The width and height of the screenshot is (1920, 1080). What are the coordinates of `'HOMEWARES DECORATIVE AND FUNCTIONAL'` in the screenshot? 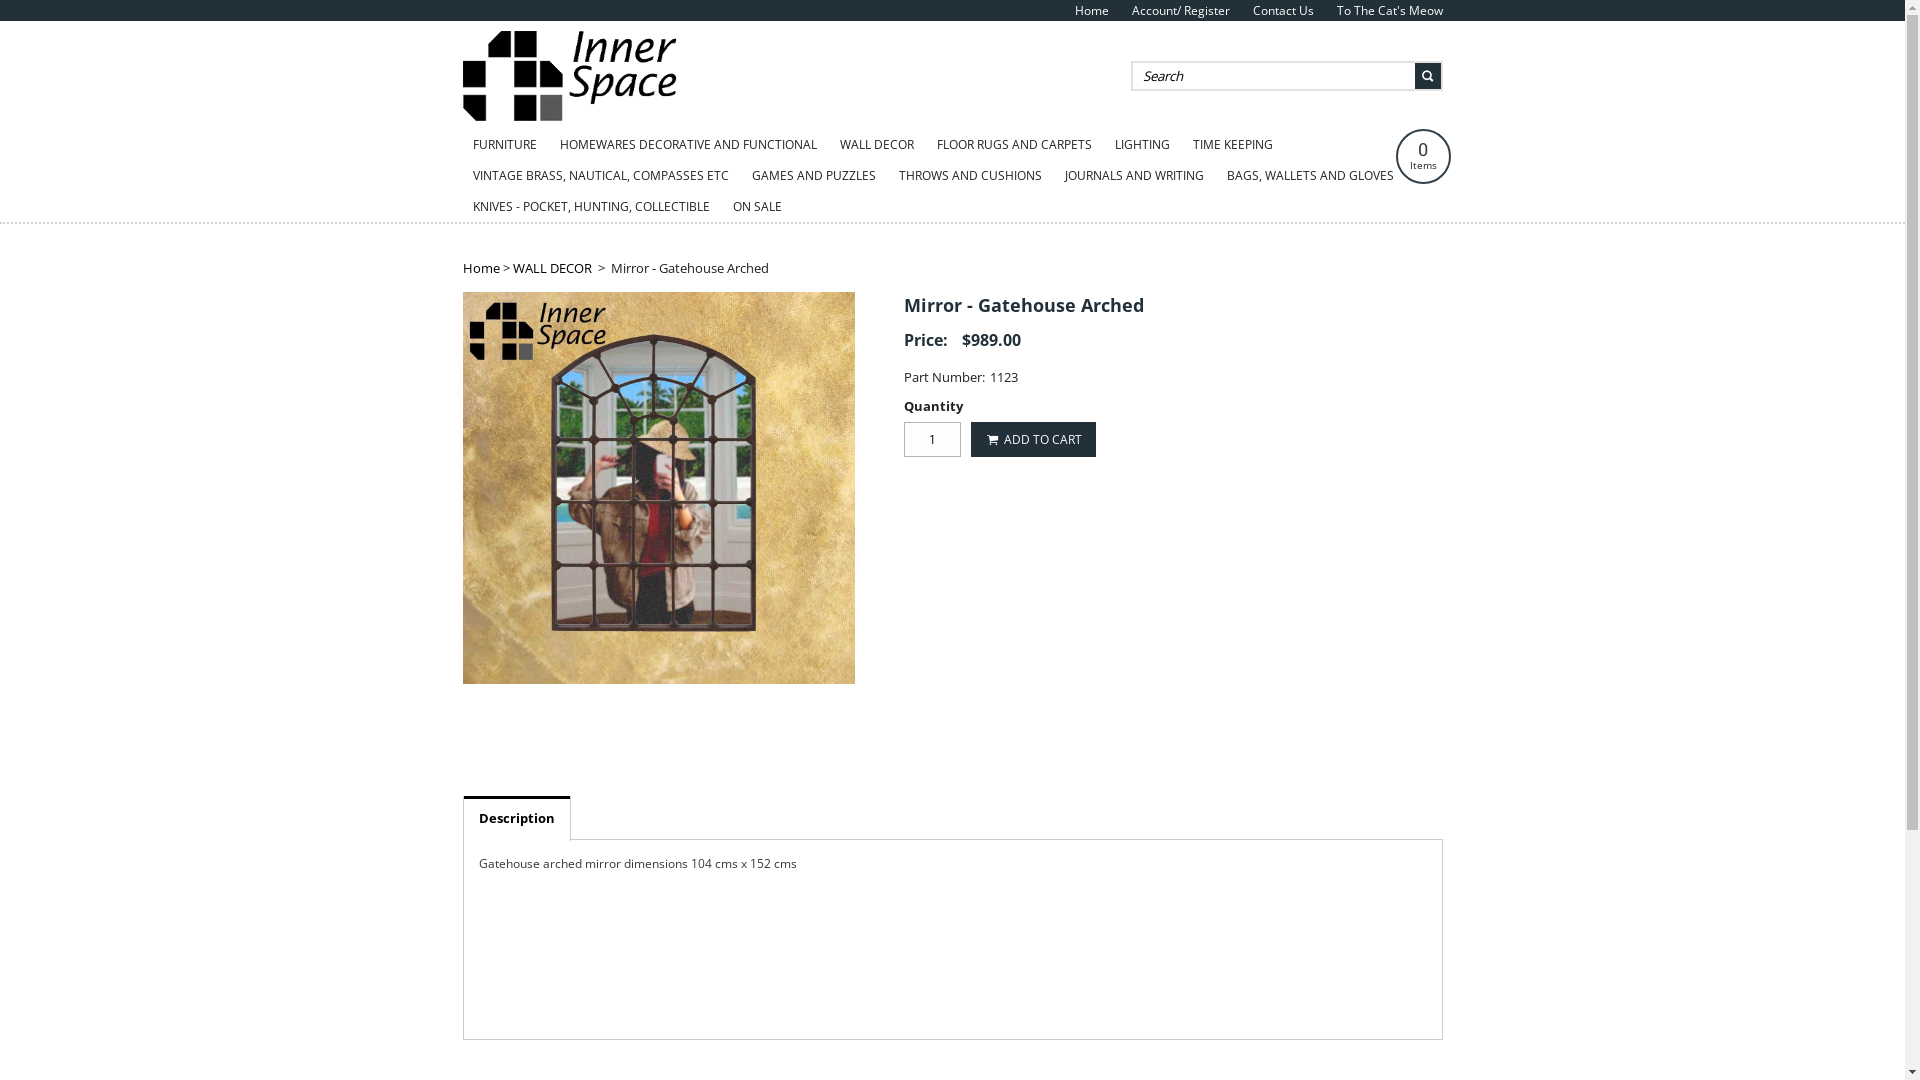 It's located at (688, 144).